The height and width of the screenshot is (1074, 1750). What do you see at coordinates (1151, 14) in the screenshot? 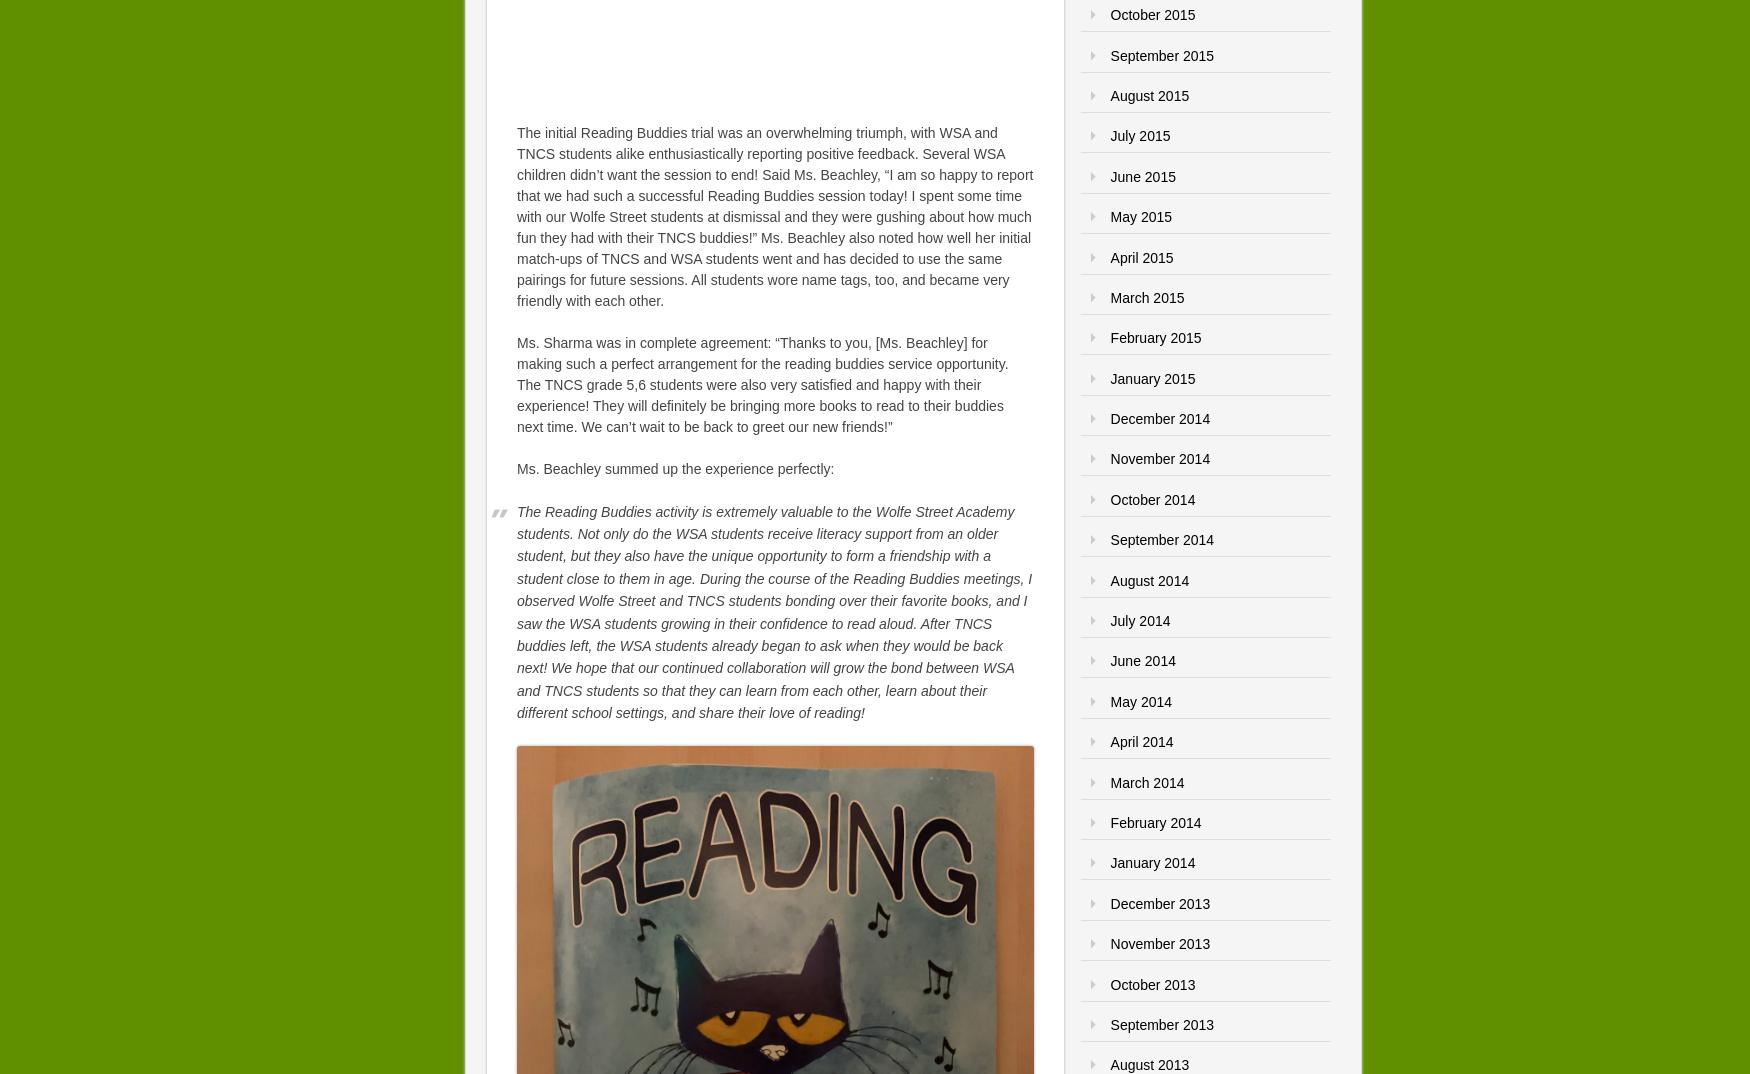
I see `'October 2015'` at bounding box center [1151, 14].